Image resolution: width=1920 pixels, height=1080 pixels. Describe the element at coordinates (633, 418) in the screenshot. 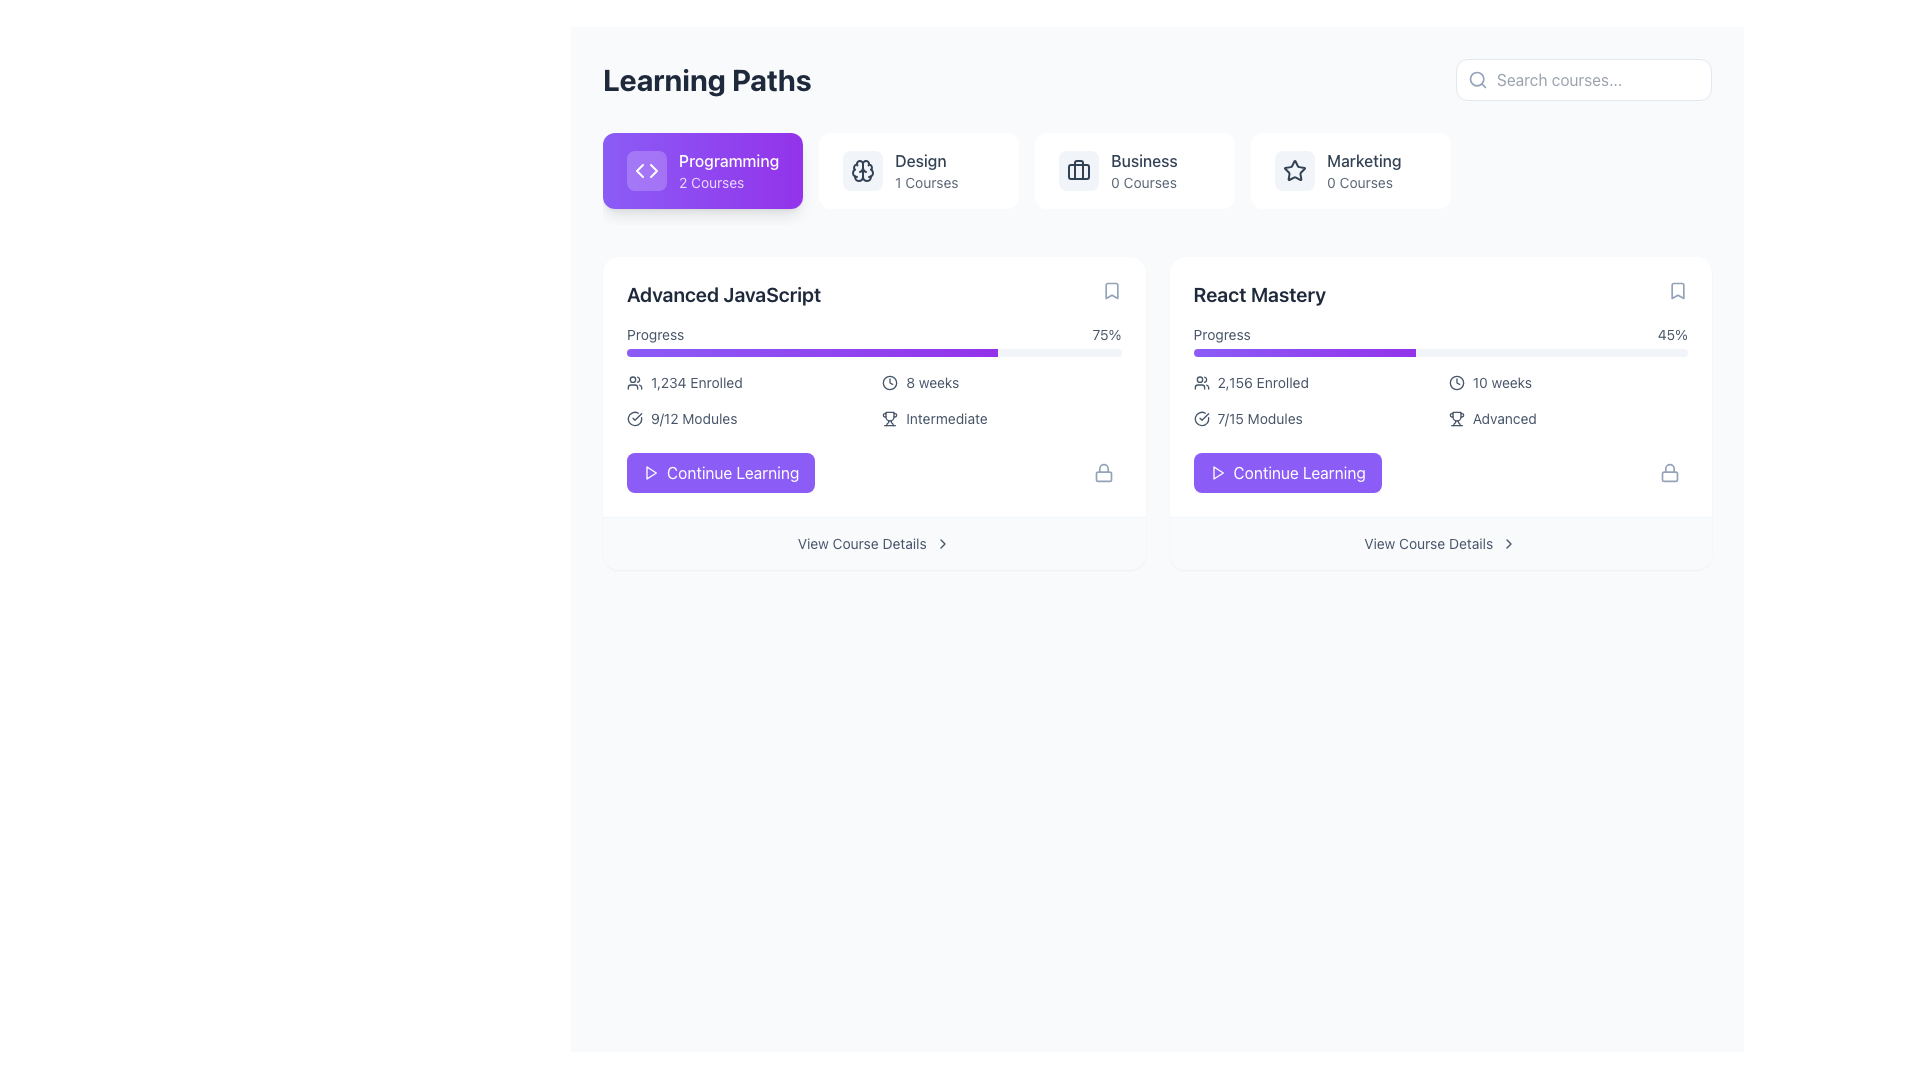

I see `the circular icon with a checkmark located to the left of the text '9/12 Modules' in the Advanced JavaScript course progress section` at that location.